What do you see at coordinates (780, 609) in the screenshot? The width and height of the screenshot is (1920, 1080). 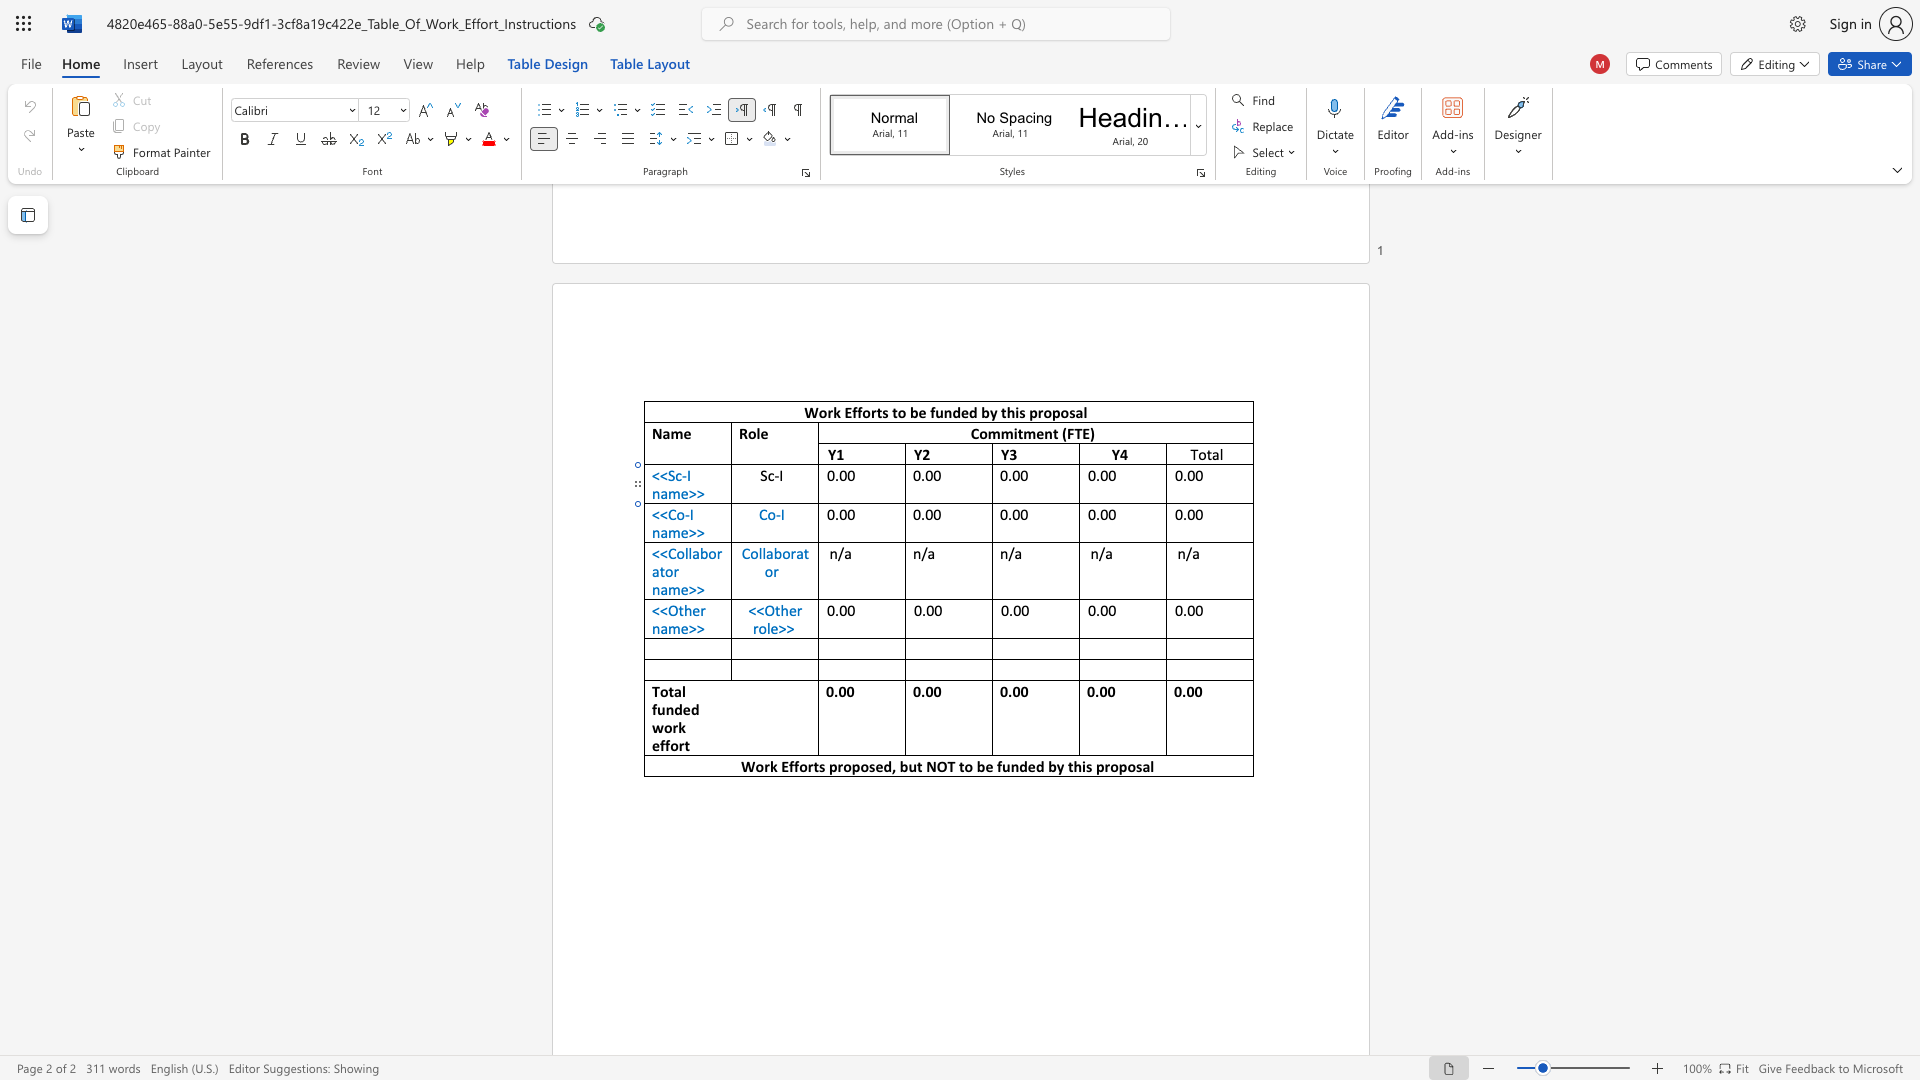 I see `the space between the continuous character "t" and "h" in the text` at bounding box center [780, 609].